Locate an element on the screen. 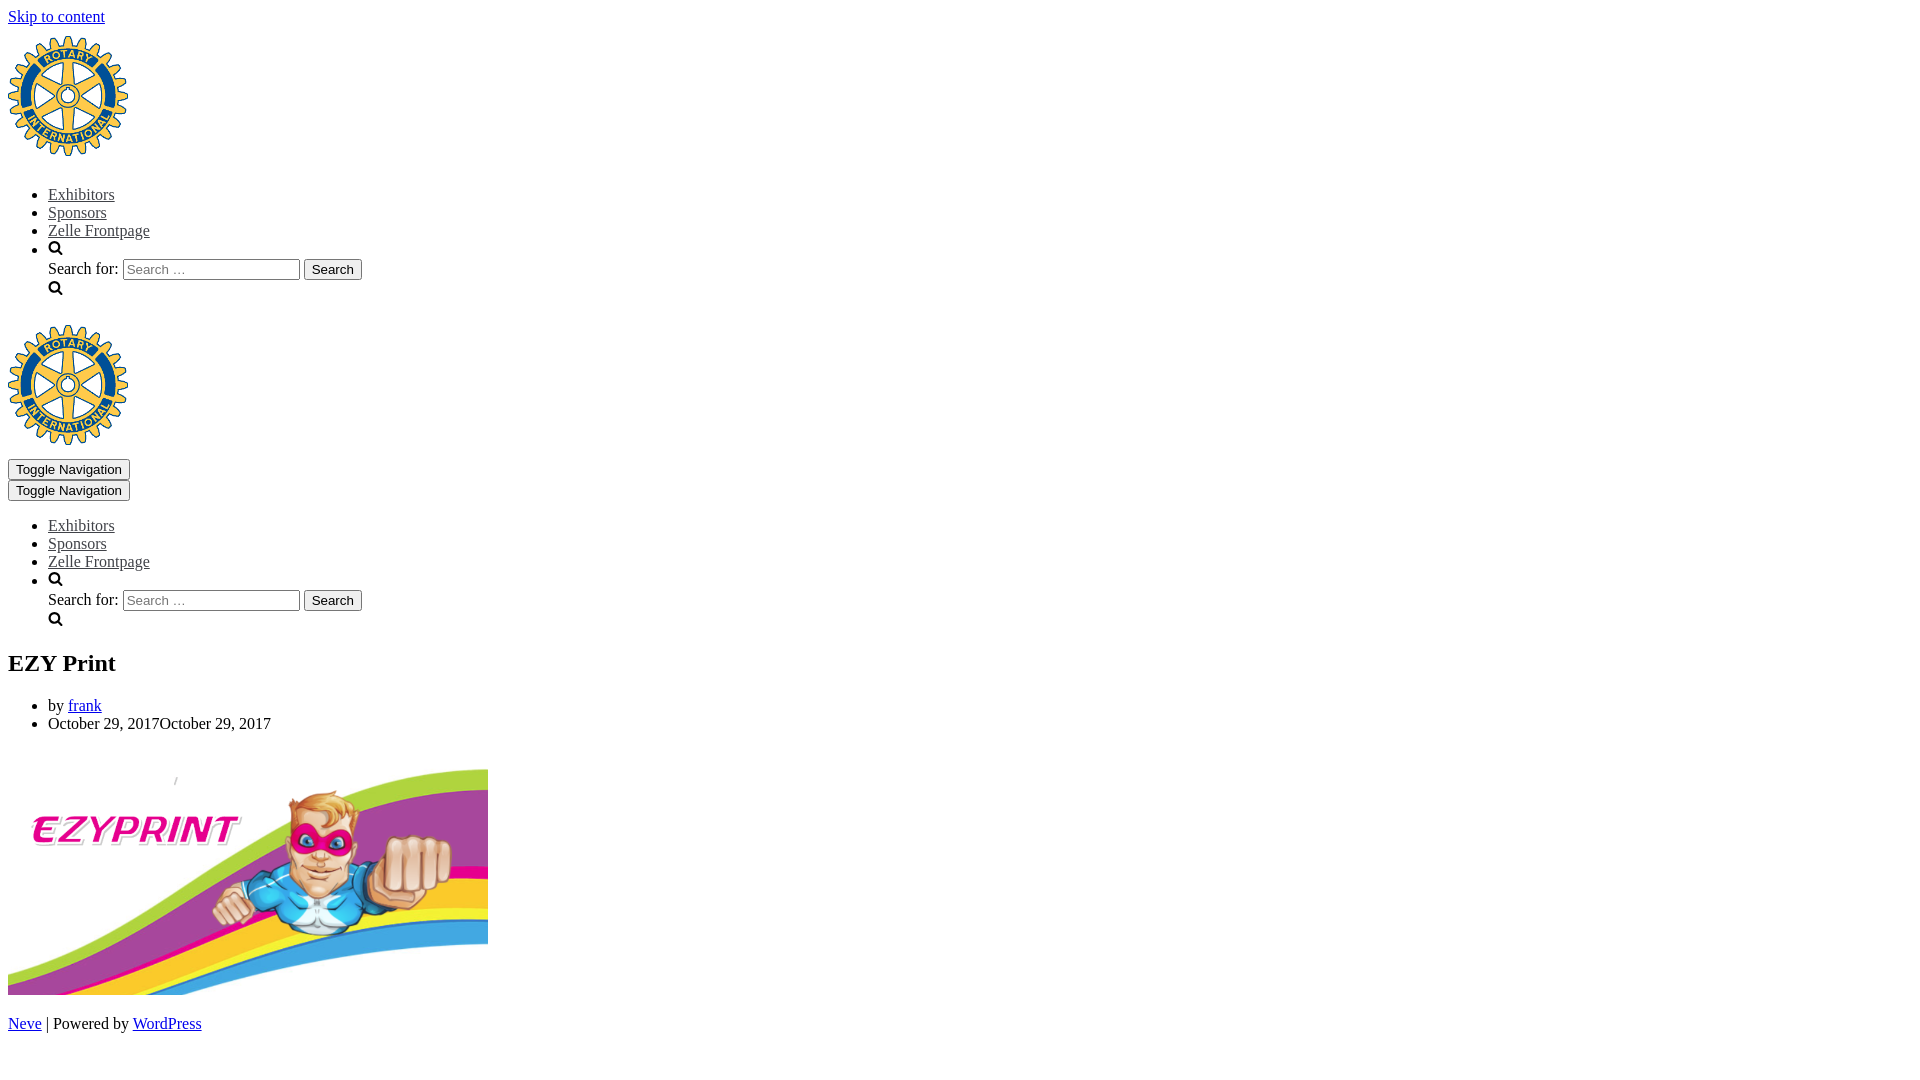 This screenshot has width=1920, height=1080. 'Exhibitors' is located at coordinates (48, 194).